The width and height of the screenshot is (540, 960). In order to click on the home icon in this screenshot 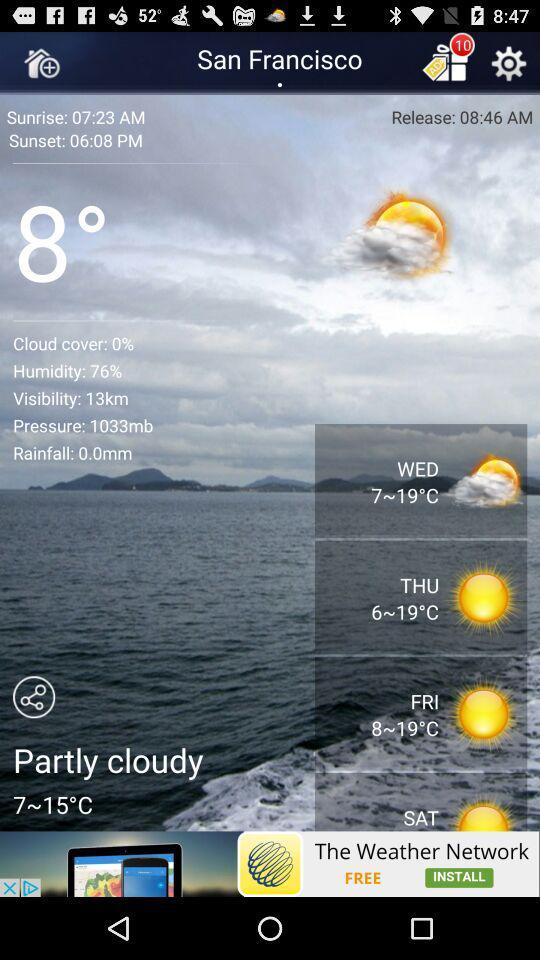, I will do `click(41, 67)`.